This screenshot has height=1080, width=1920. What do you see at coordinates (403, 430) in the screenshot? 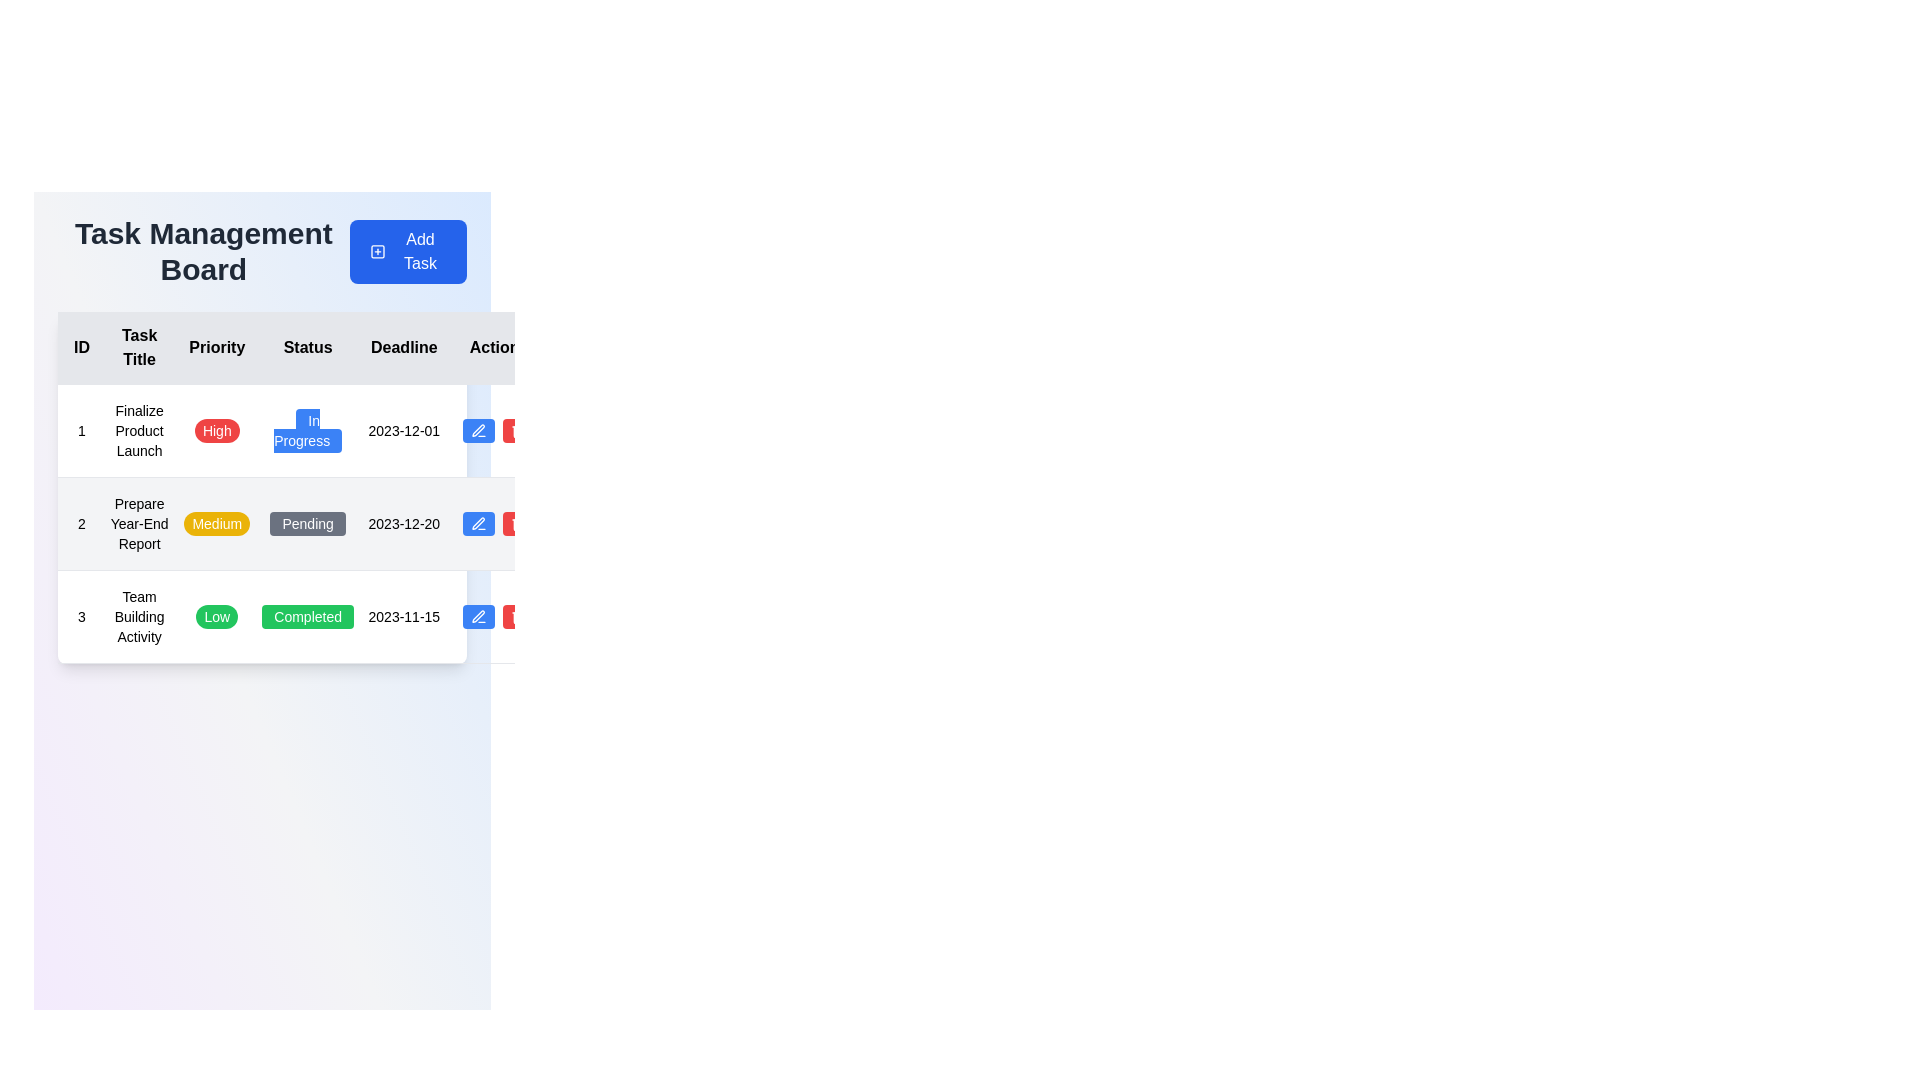
I see `the text label displaying the date '2023-12-01' in the 'Deadline' column of the task 'Finalize Product Launch'` at bounding box center [403, 430].